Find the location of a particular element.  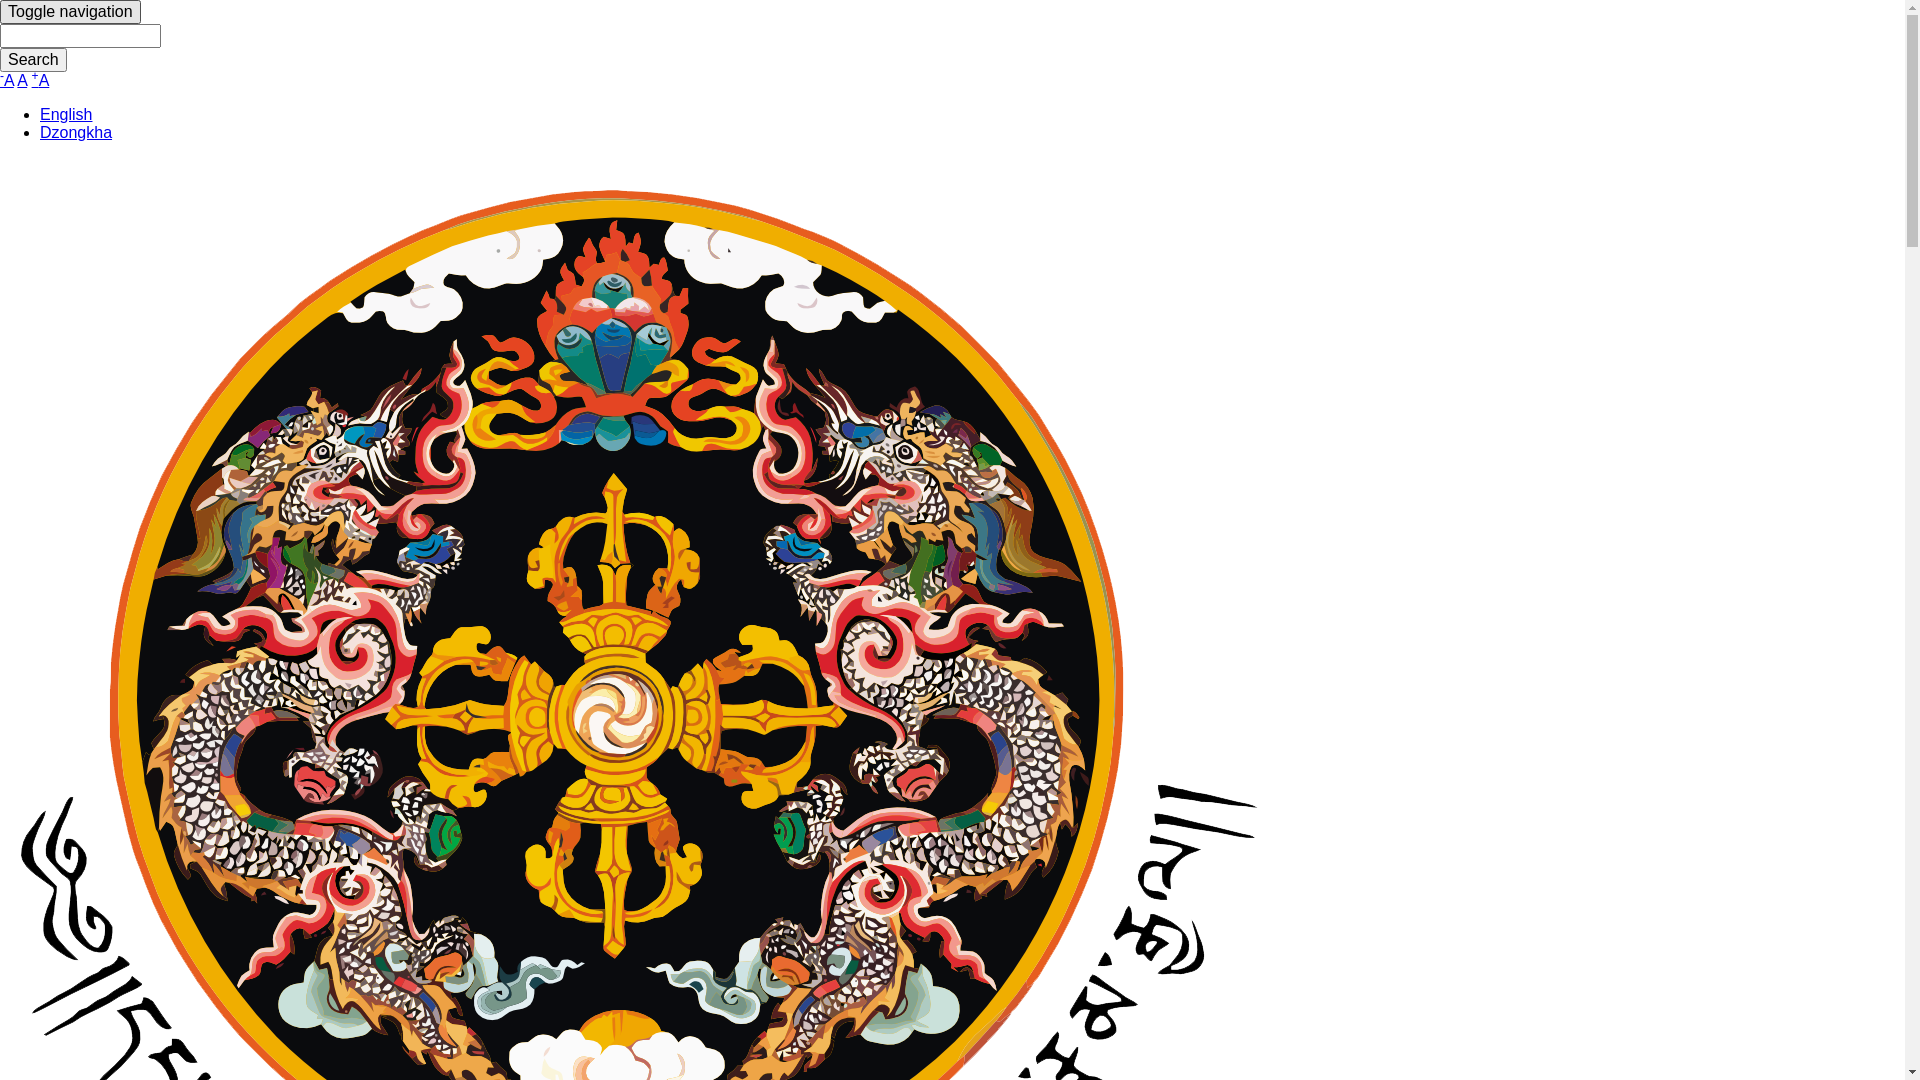

'Enter the terms you wish to search for.' is located at coordinates (80, 35).